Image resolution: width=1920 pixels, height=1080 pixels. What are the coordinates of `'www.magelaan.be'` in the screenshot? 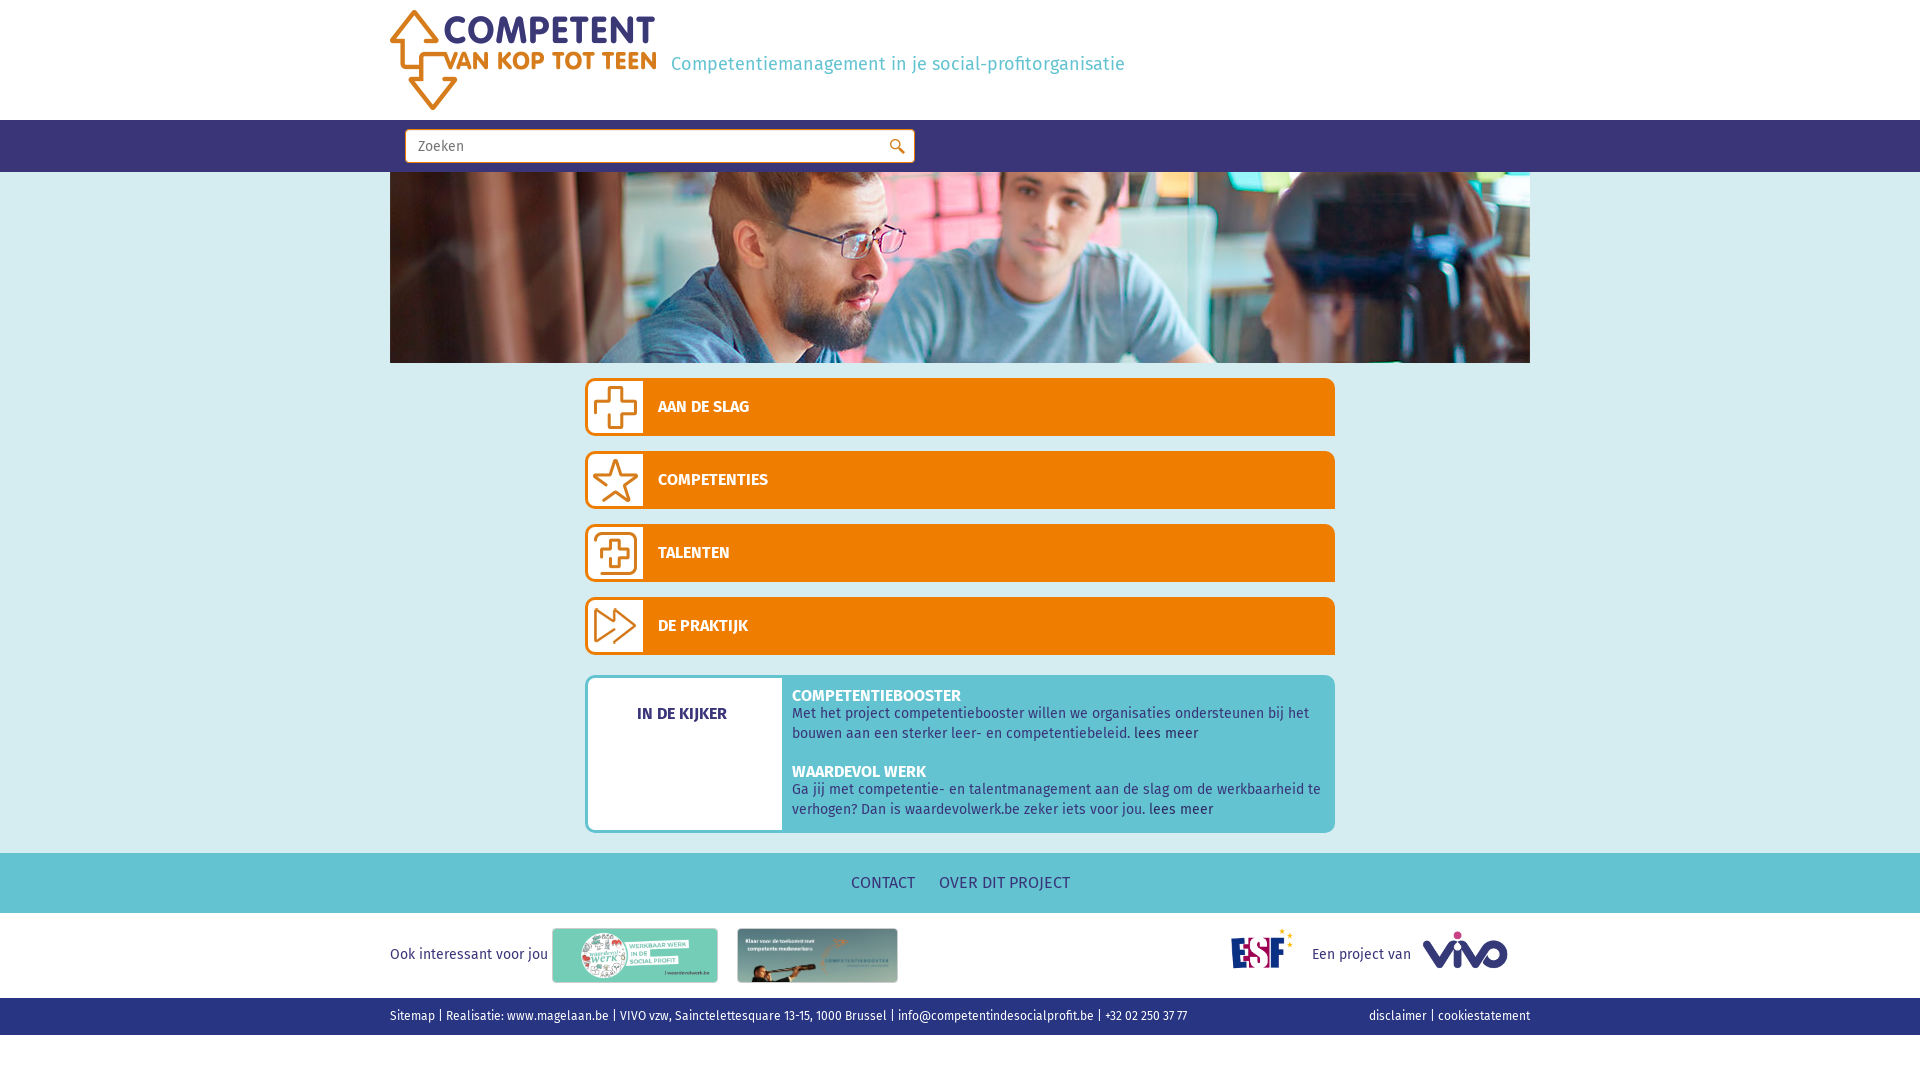 It's located at (559, 1015).